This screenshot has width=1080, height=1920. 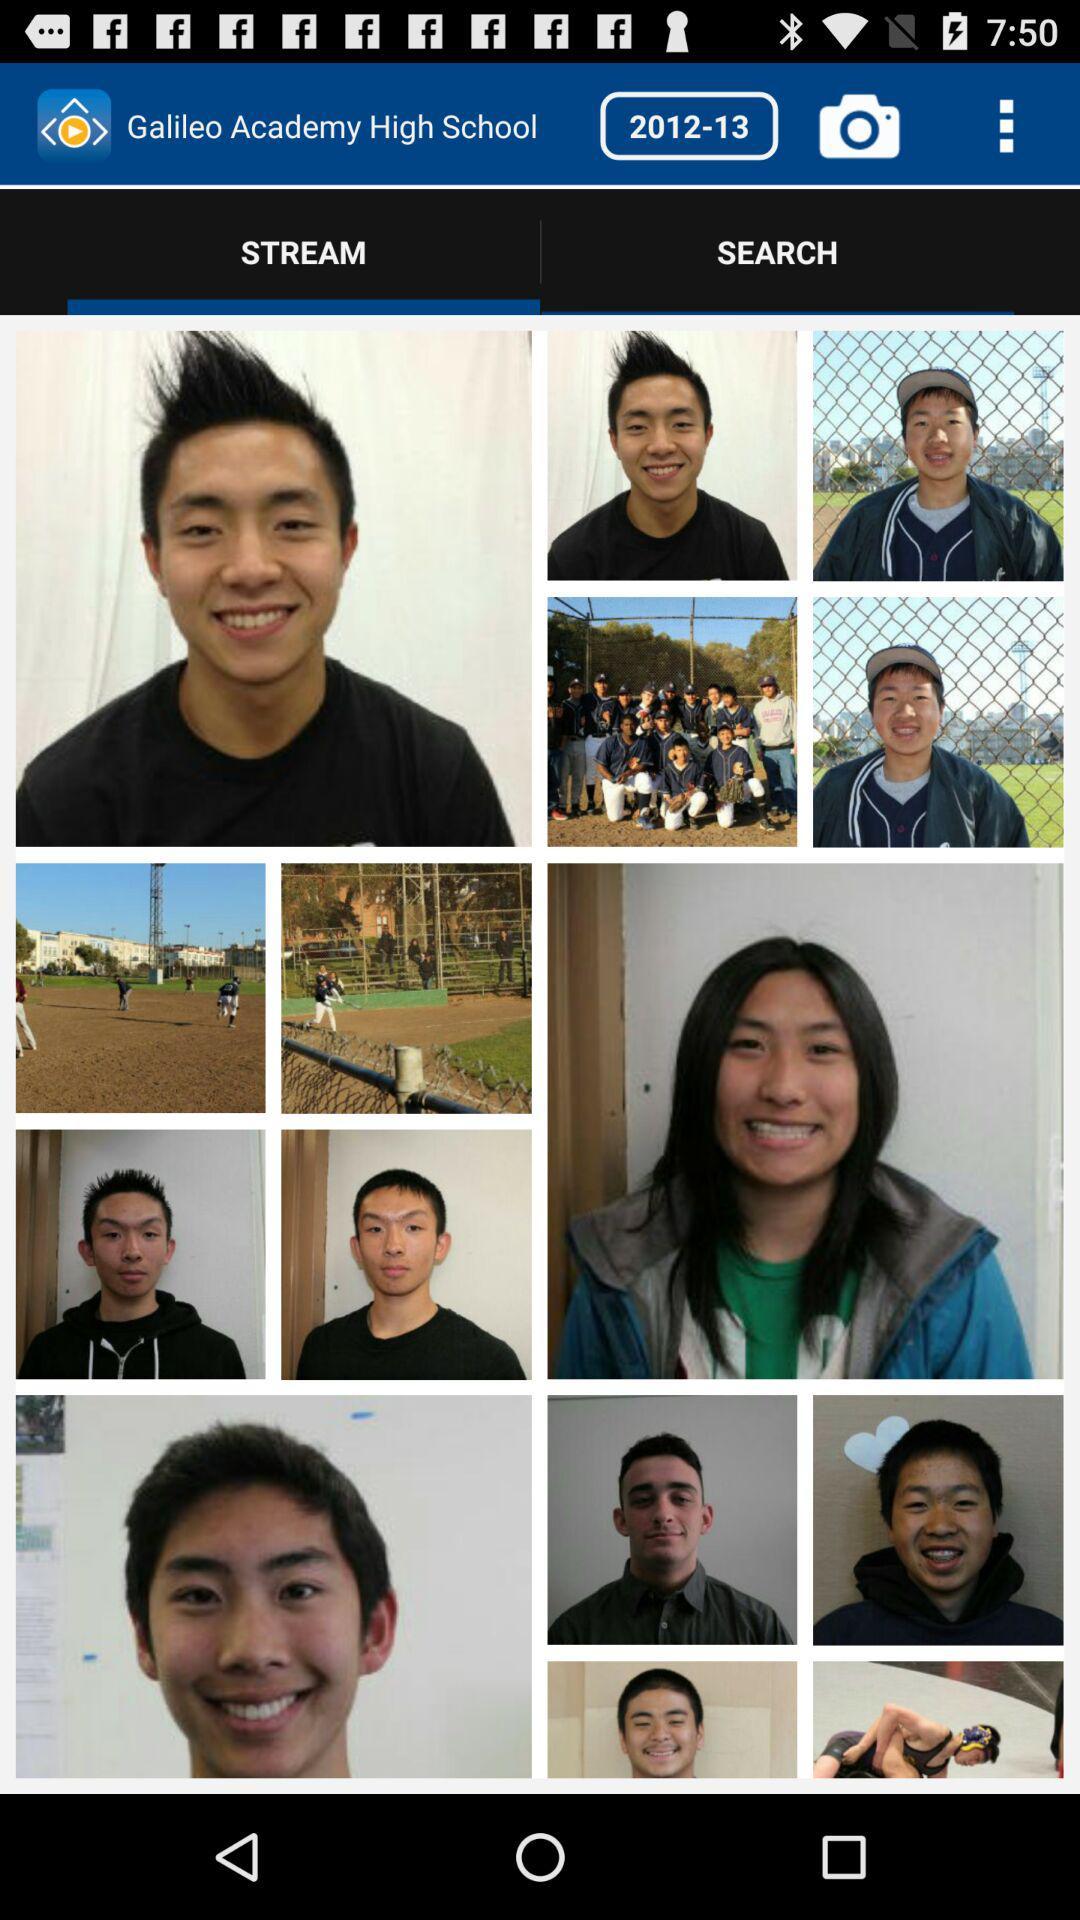 I want to click on photos page, so click(x=139, y=1510).